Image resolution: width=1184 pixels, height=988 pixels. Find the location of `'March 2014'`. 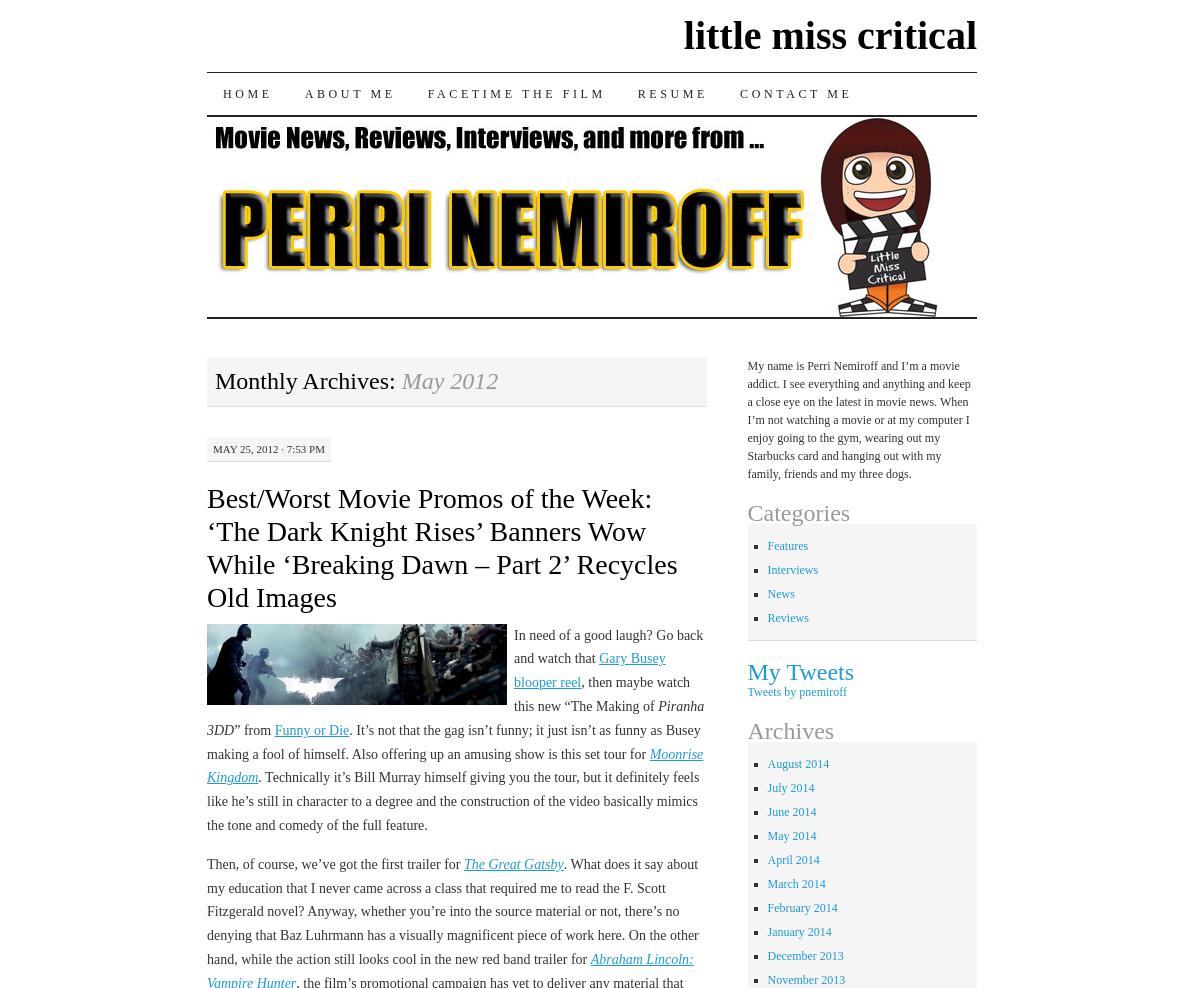

'March 2014' is located at coordinates (795, 881).